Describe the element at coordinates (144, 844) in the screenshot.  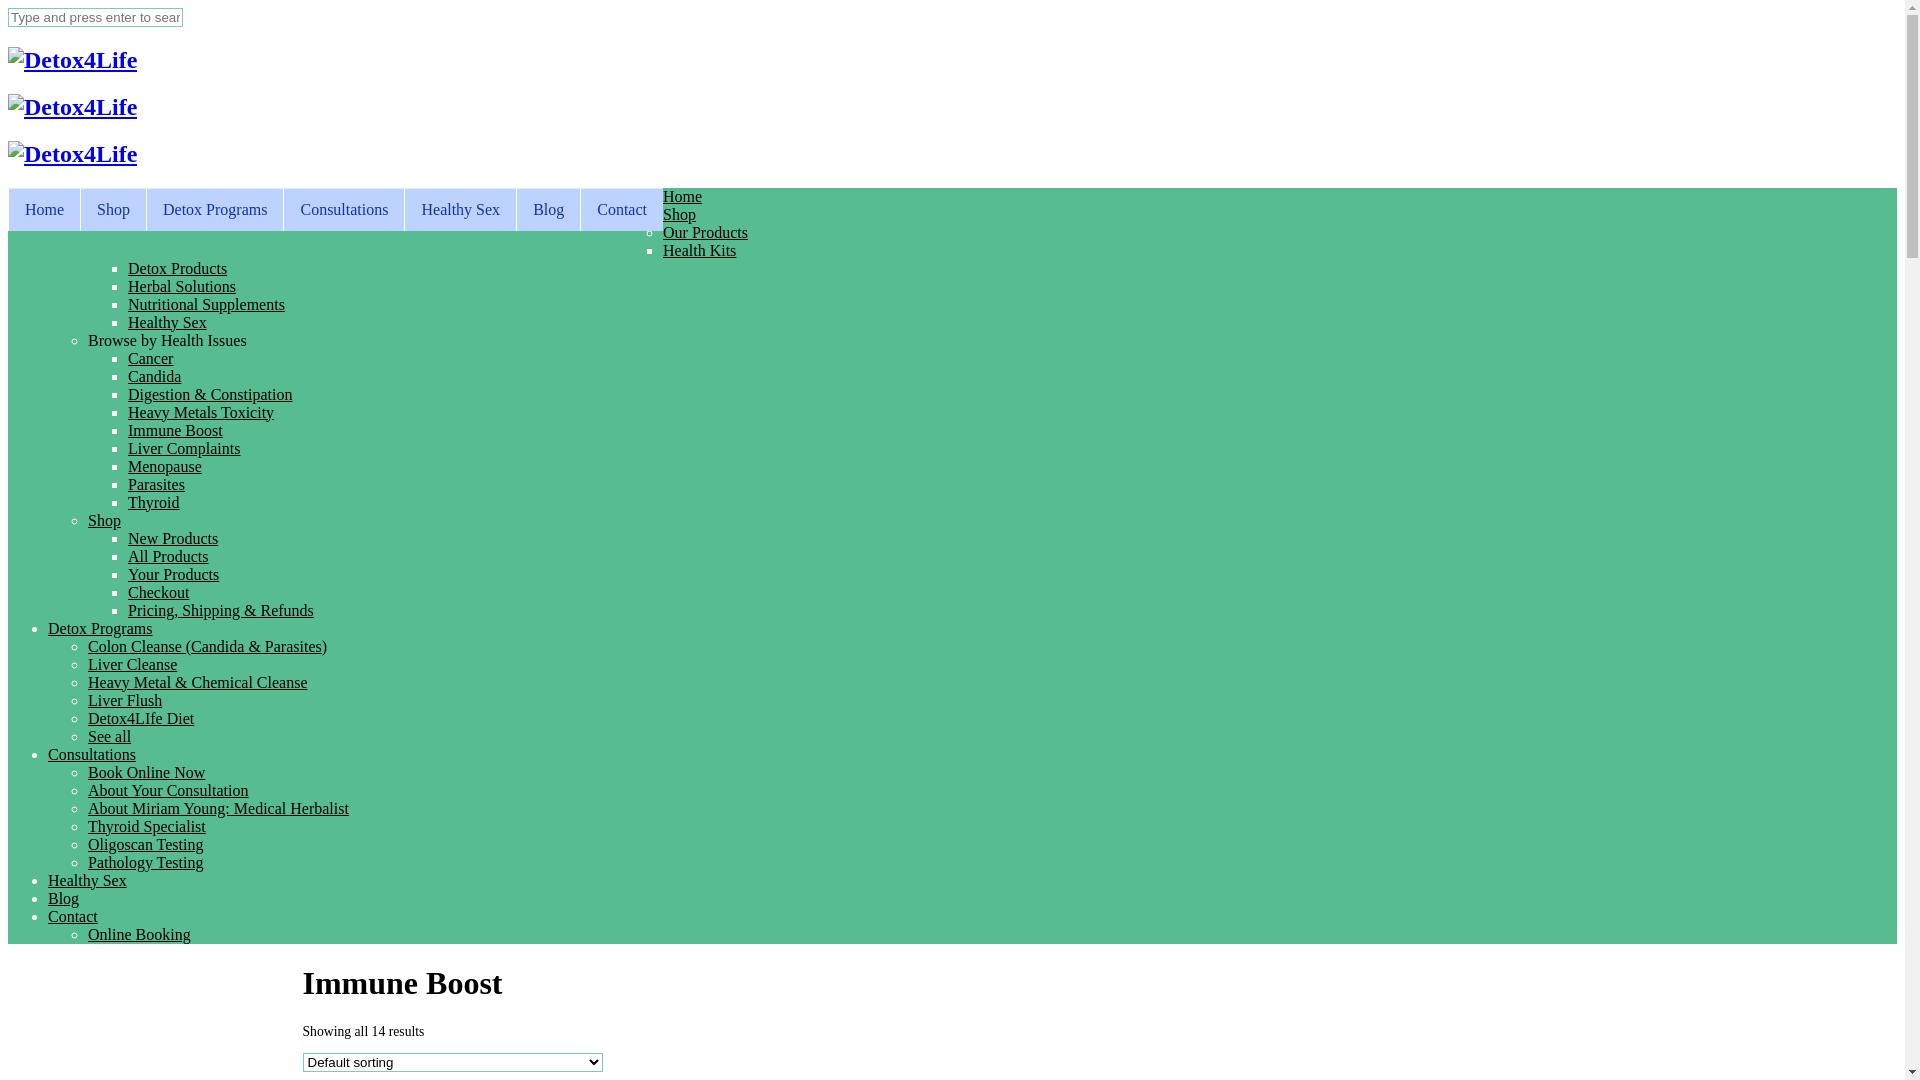
I see `'Oligoscan Testing'` at that location.